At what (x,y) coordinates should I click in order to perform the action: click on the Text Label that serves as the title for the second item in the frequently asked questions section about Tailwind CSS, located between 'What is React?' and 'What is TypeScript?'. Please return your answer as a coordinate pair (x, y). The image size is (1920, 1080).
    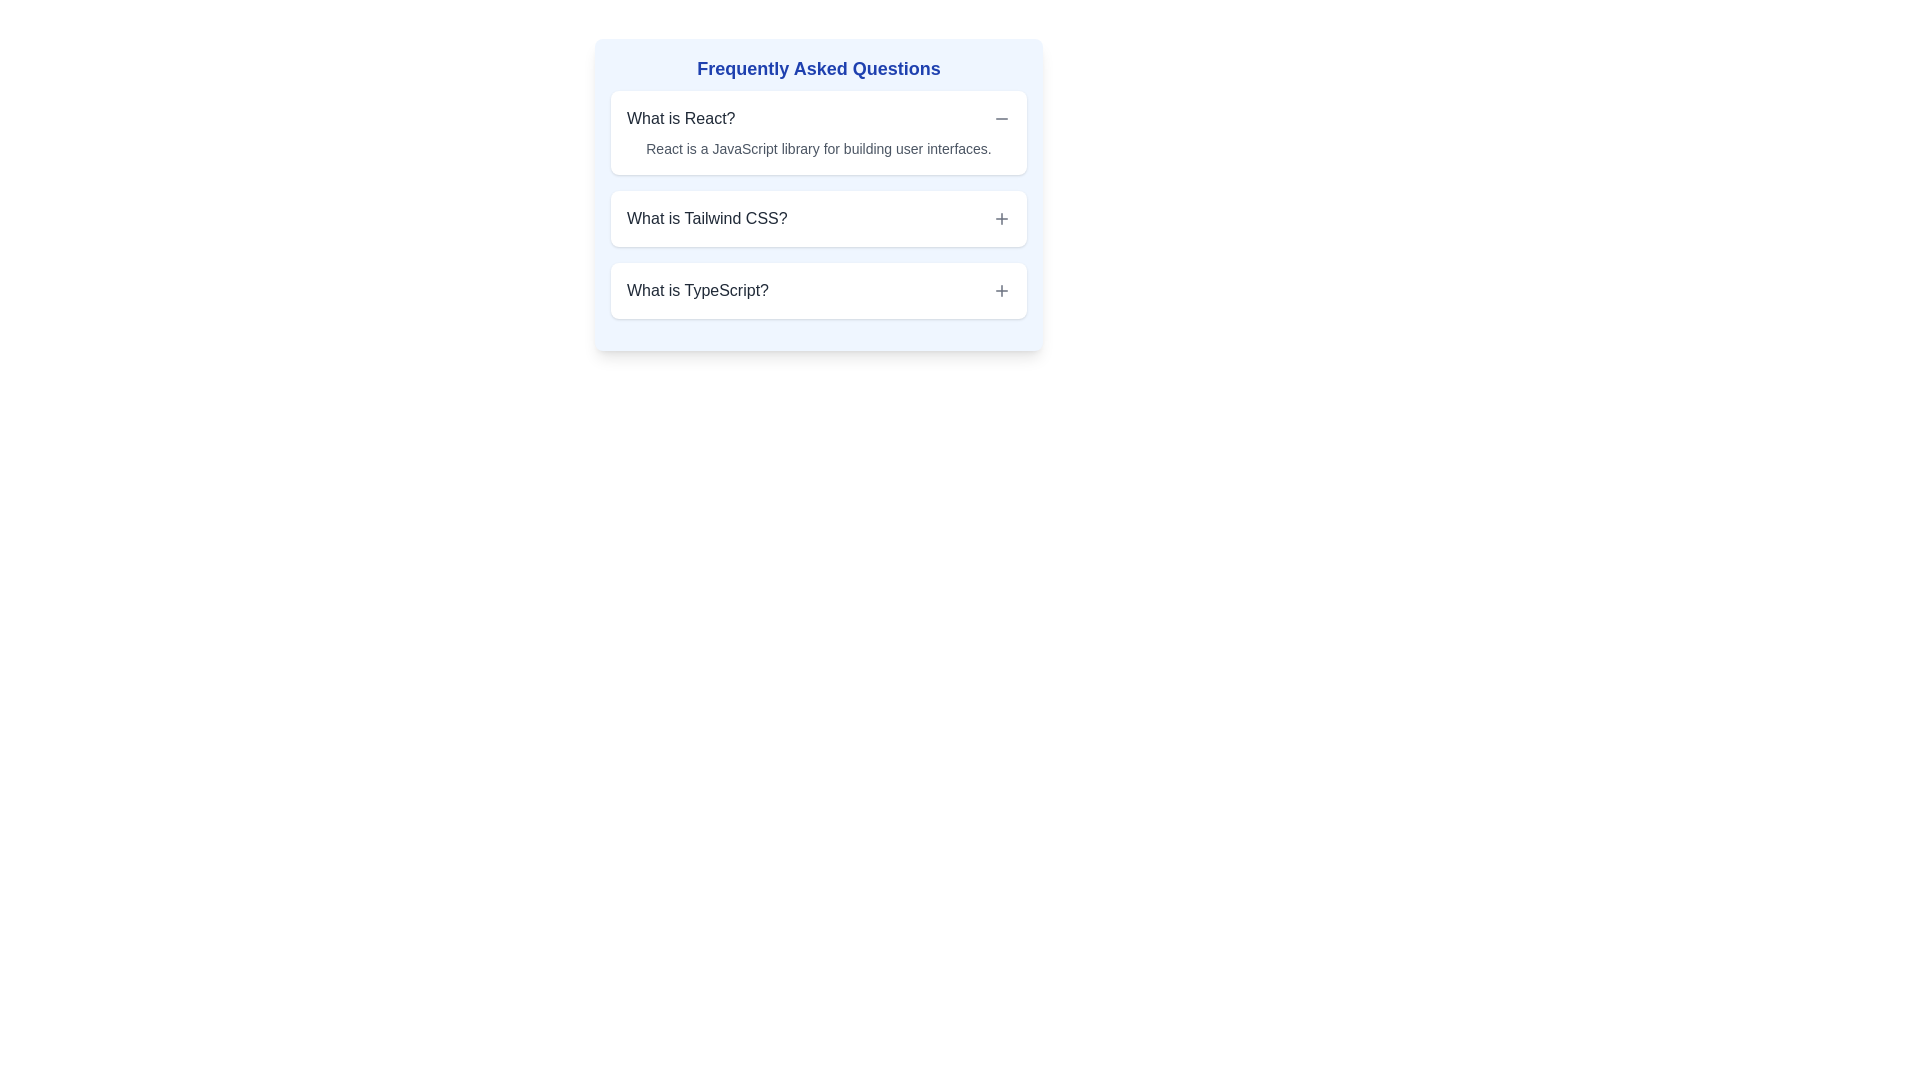
    Looking at the image, I should click on (707, 219).